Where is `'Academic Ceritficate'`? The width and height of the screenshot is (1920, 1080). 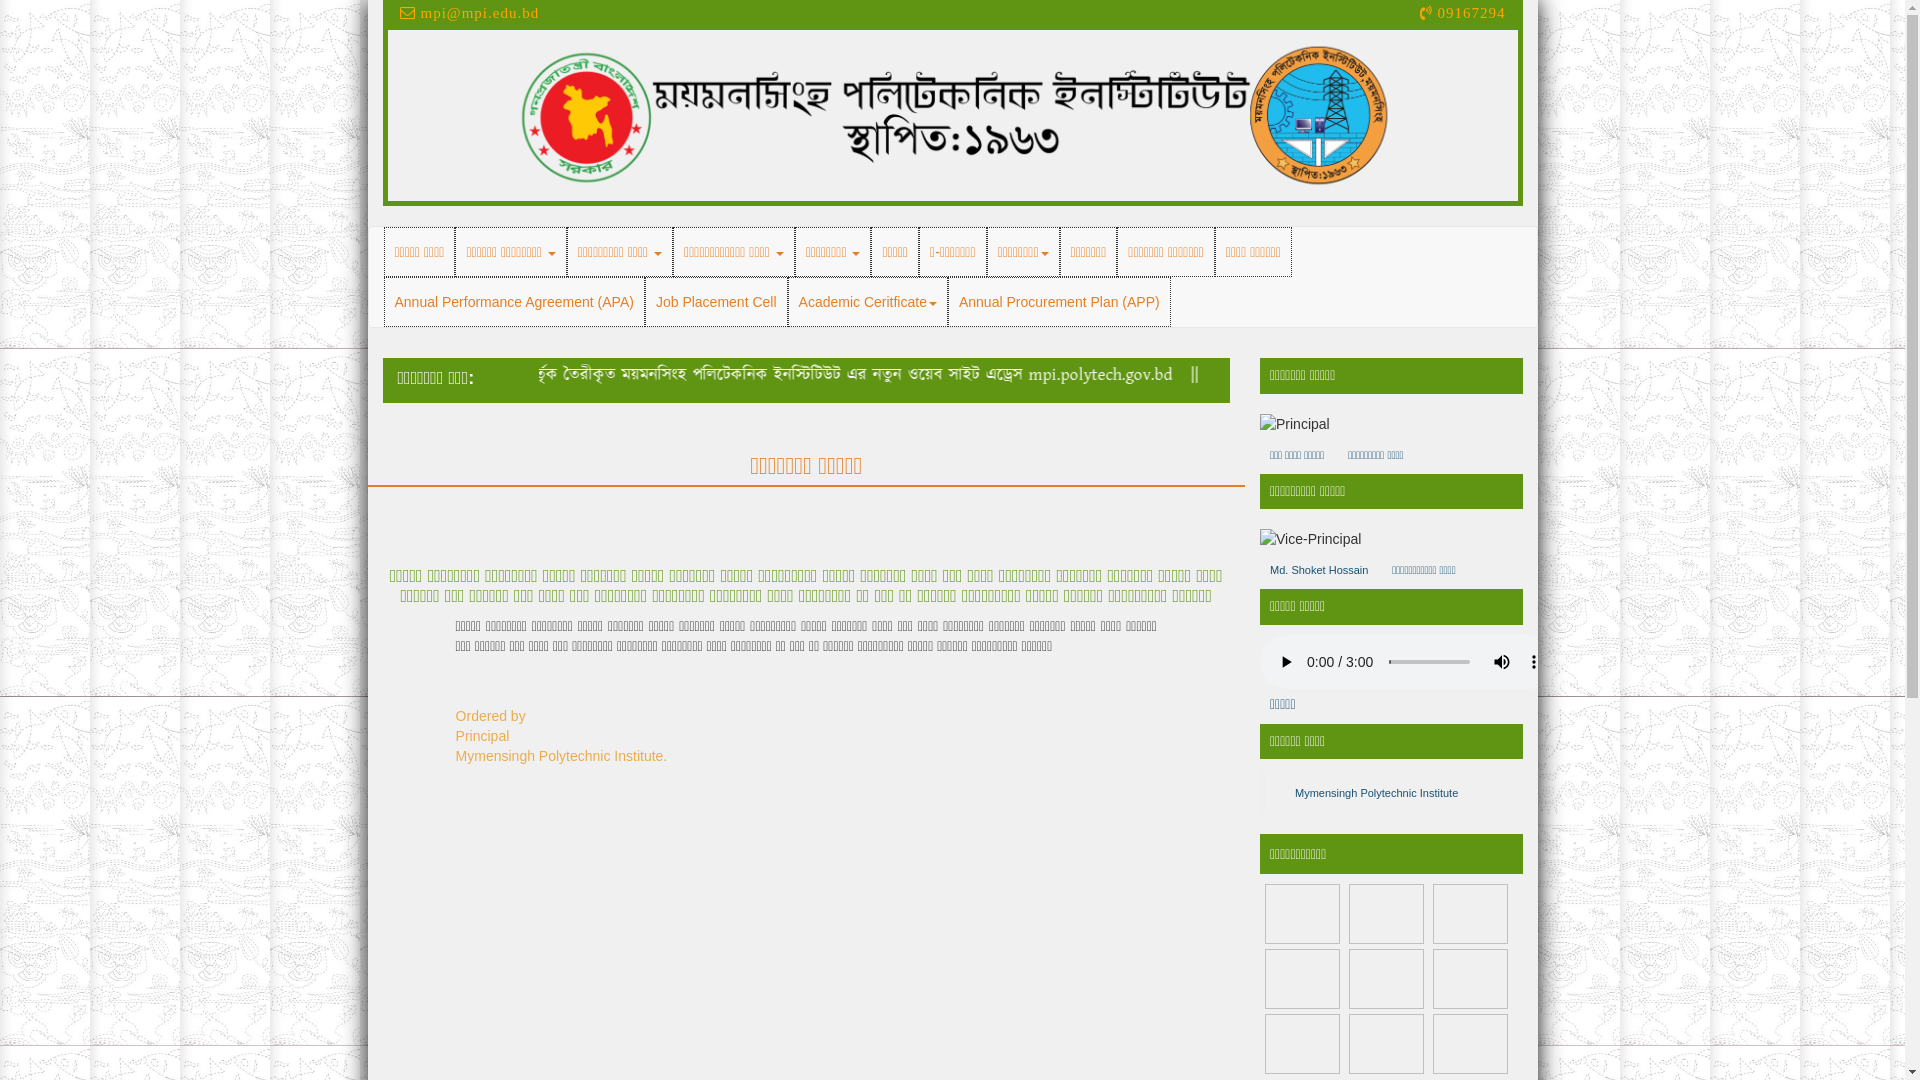 'Academic Ceritficate' is located at coordinates (868, 301).